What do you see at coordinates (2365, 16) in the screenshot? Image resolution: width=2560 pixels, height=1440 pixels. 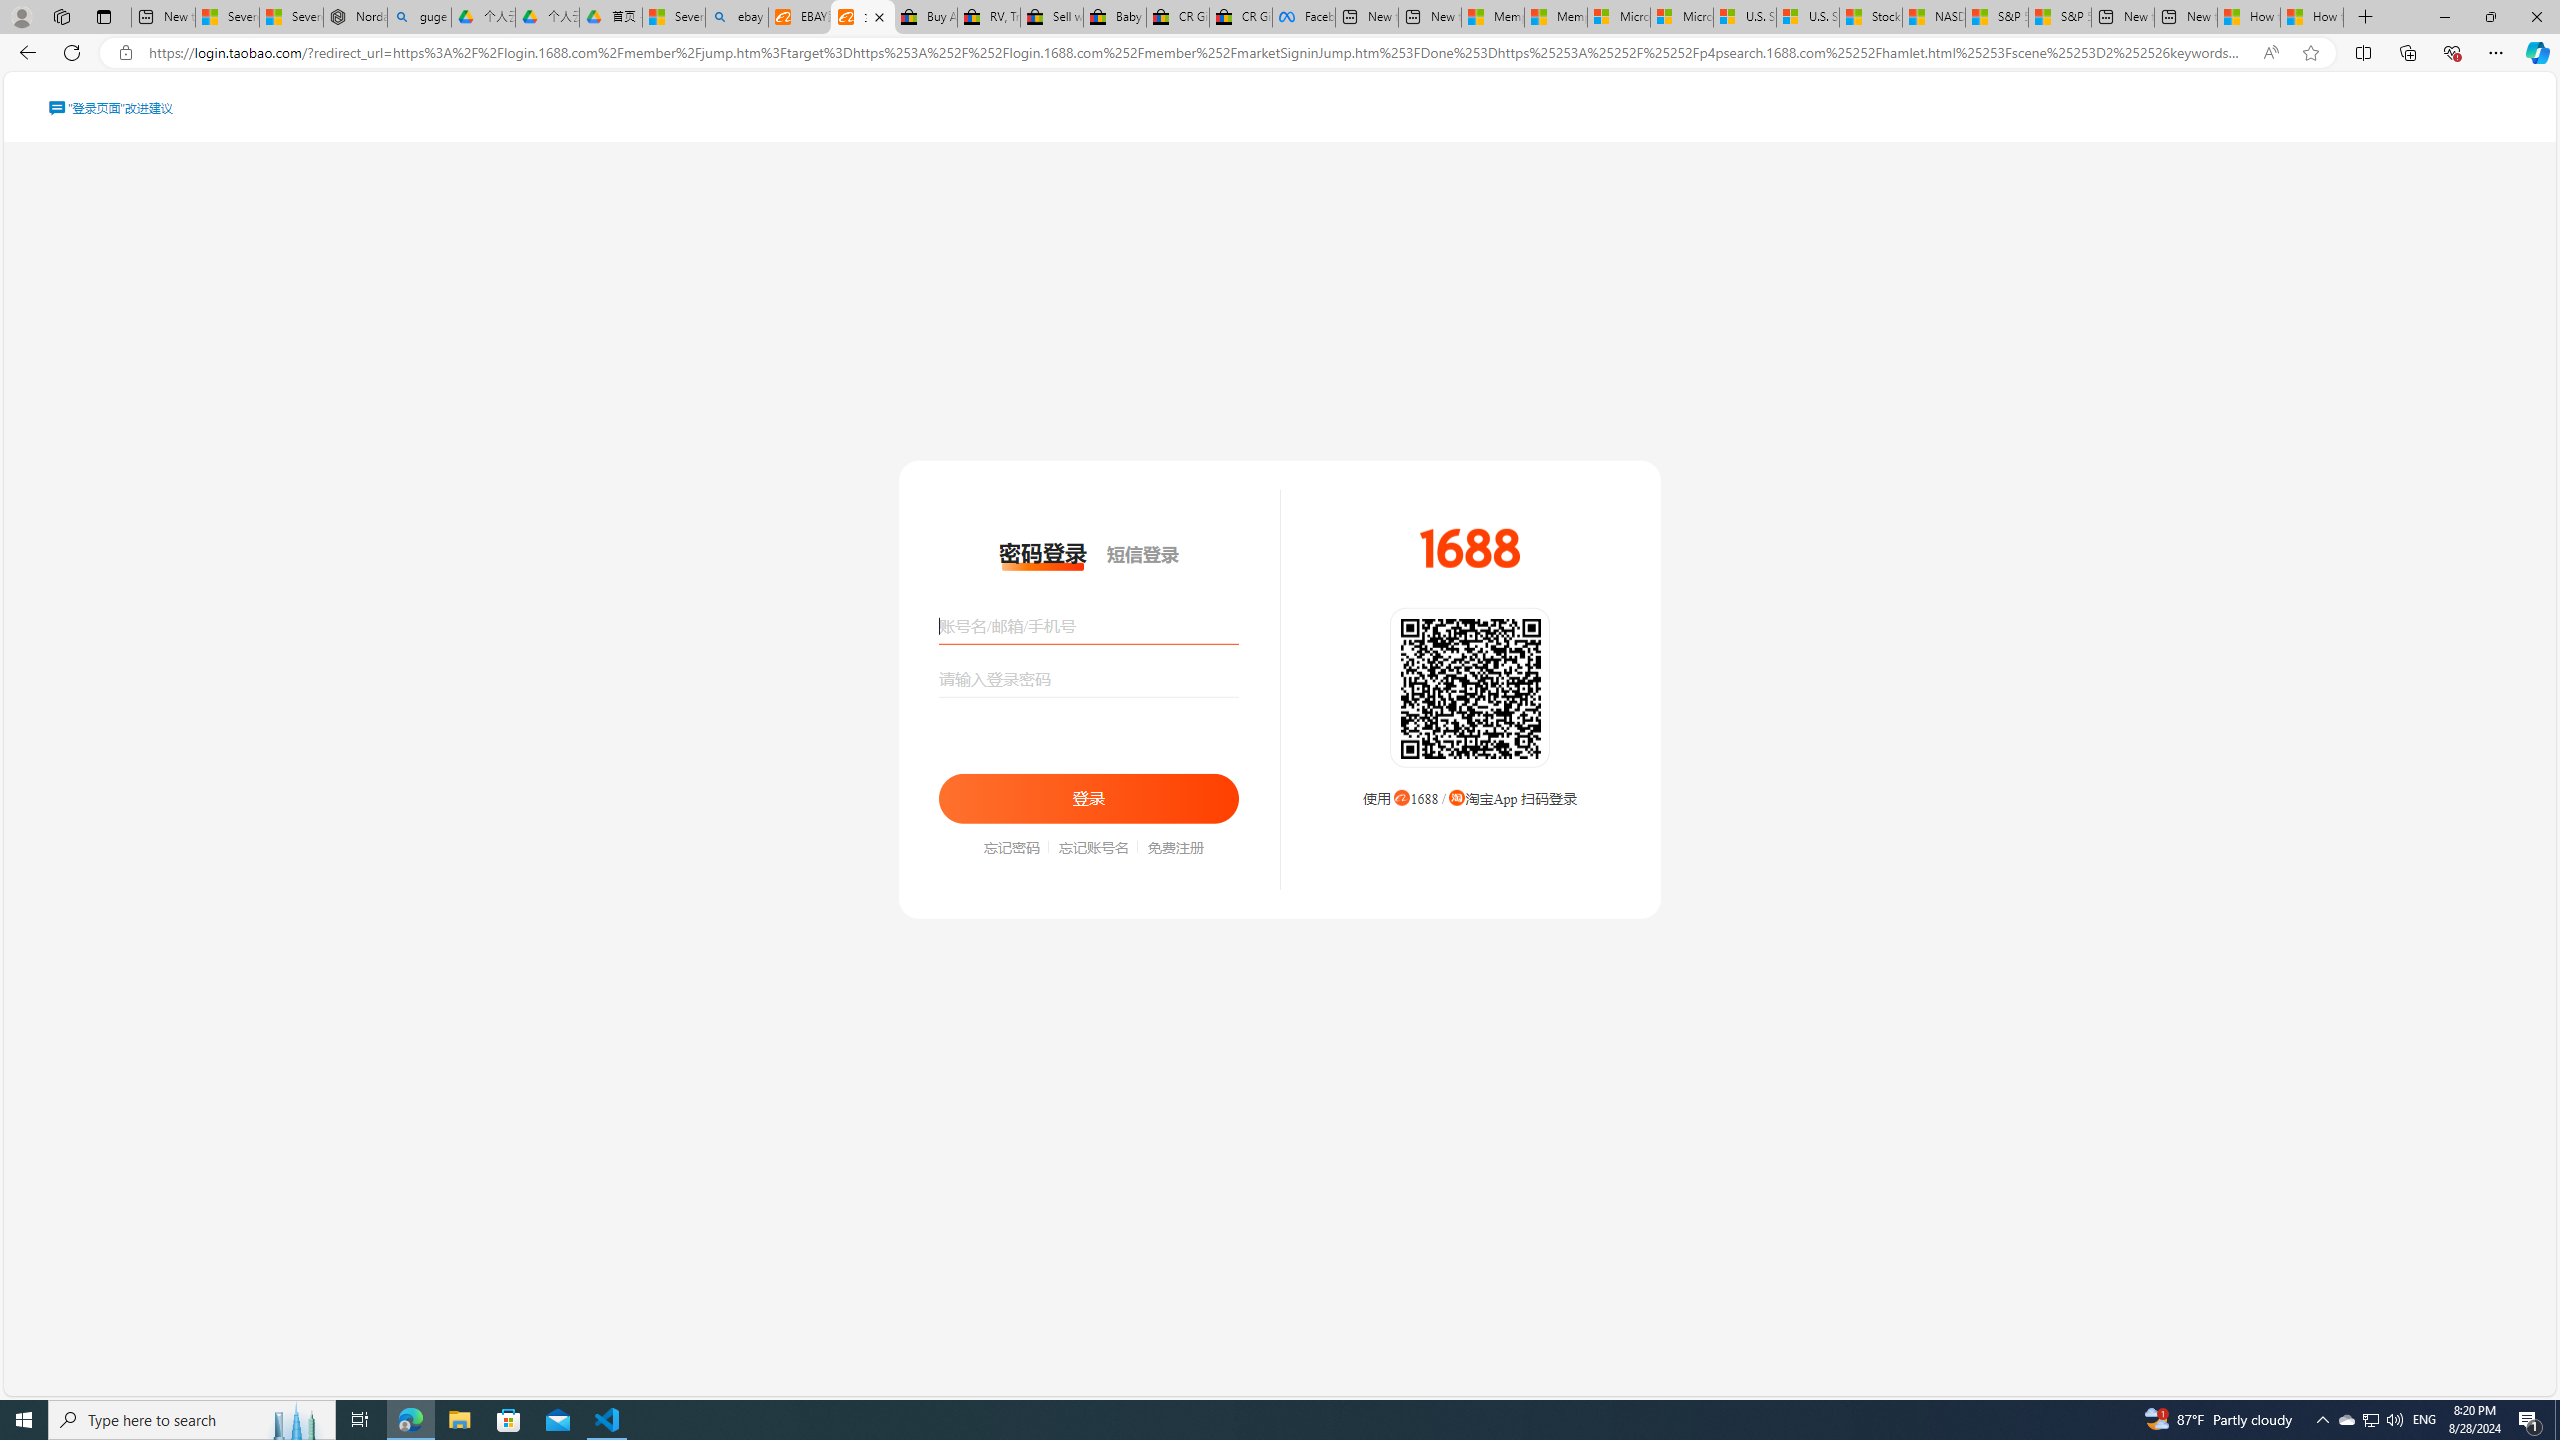 I see `'New Tab'` at bounding box center [2365, 16].